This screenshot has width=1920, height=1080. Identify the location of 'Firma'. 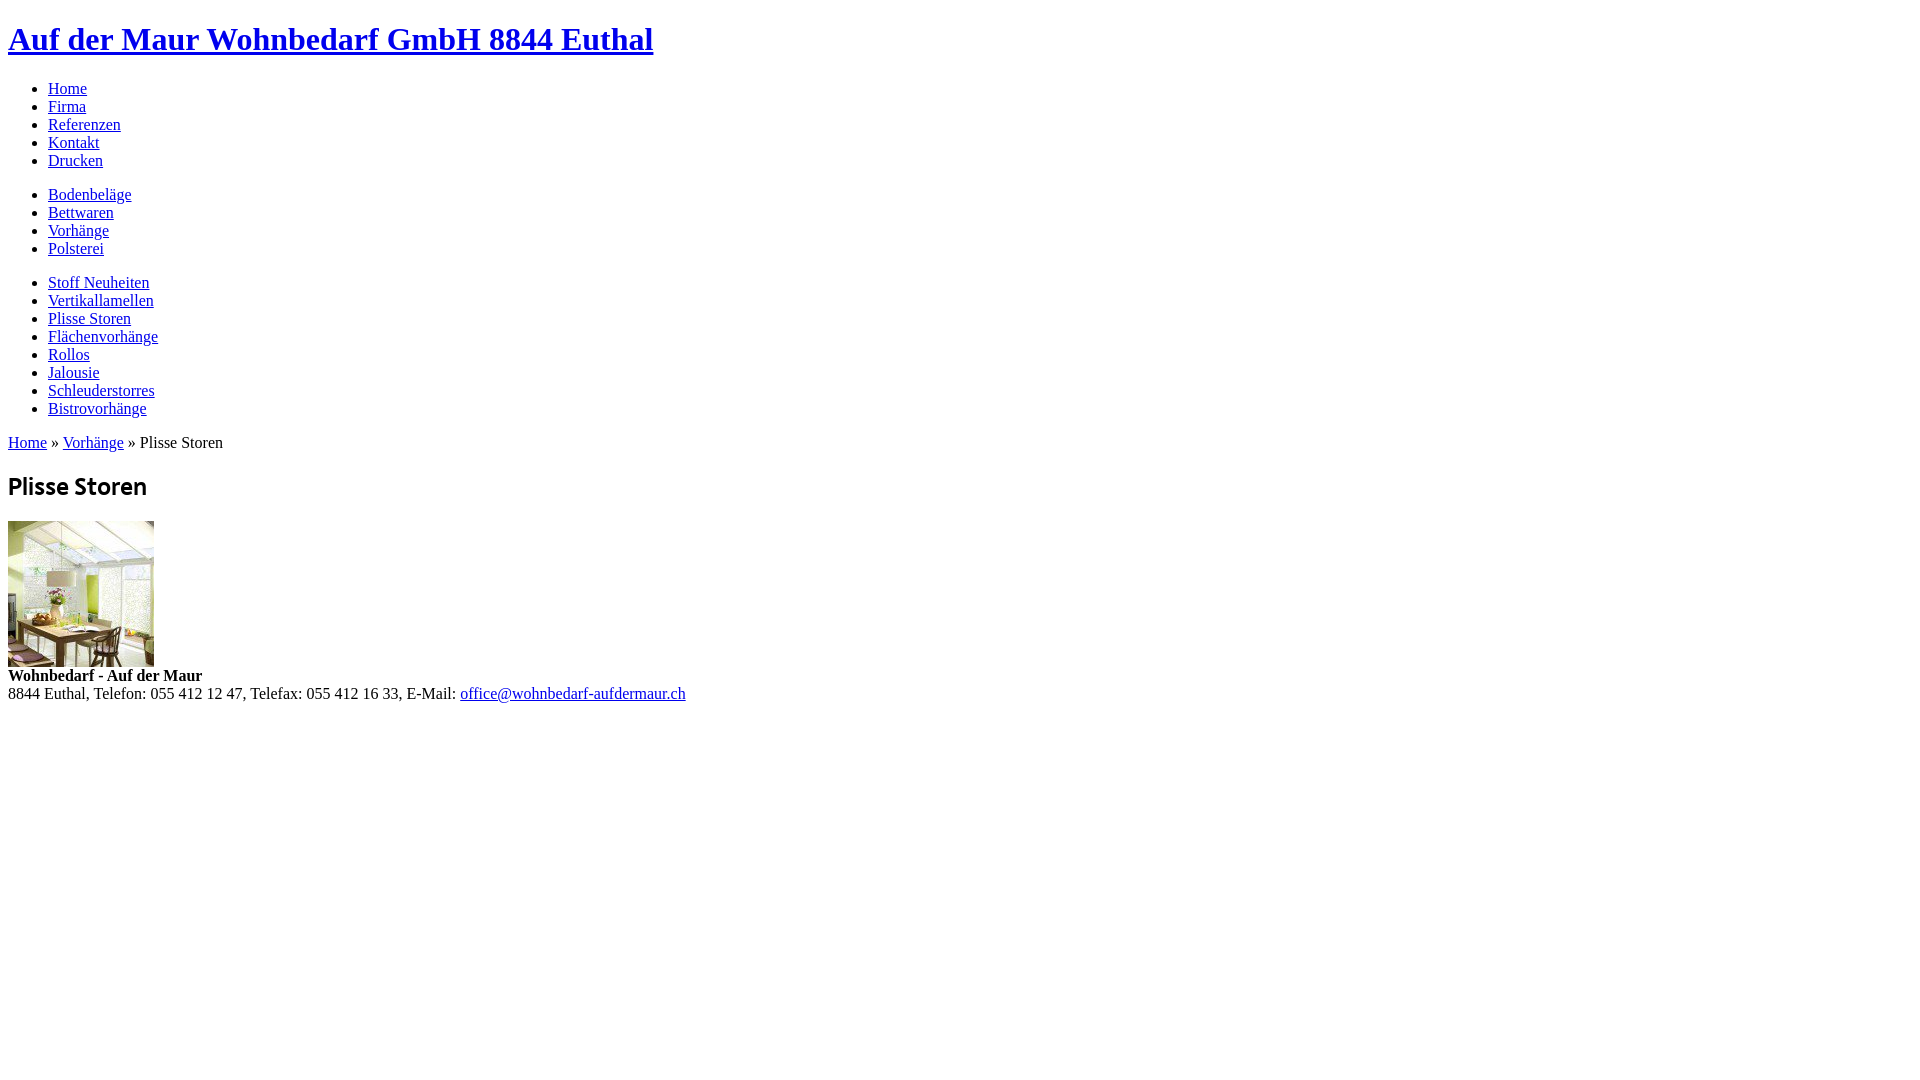
(48, 106).